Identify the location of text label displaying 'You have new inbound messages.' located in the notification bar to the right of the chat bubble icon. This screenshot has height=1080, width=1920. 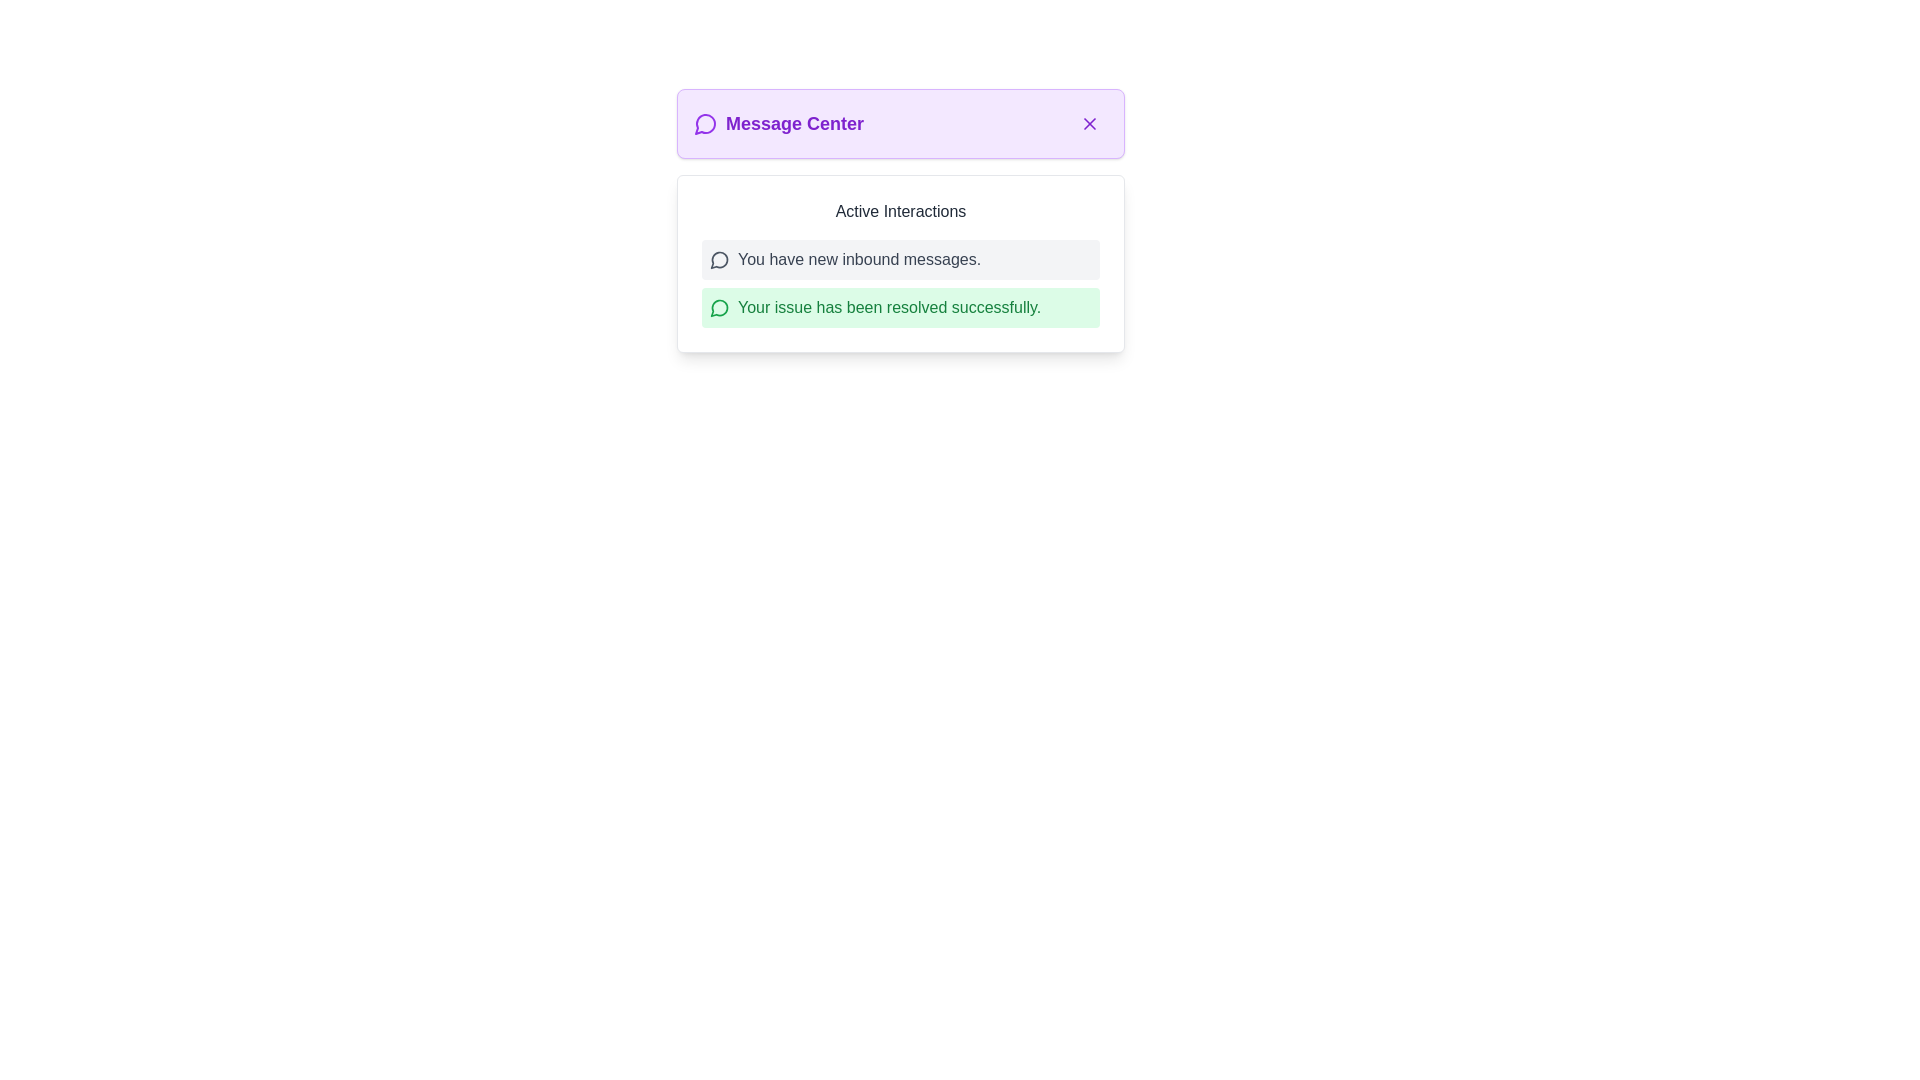
(859, 258).